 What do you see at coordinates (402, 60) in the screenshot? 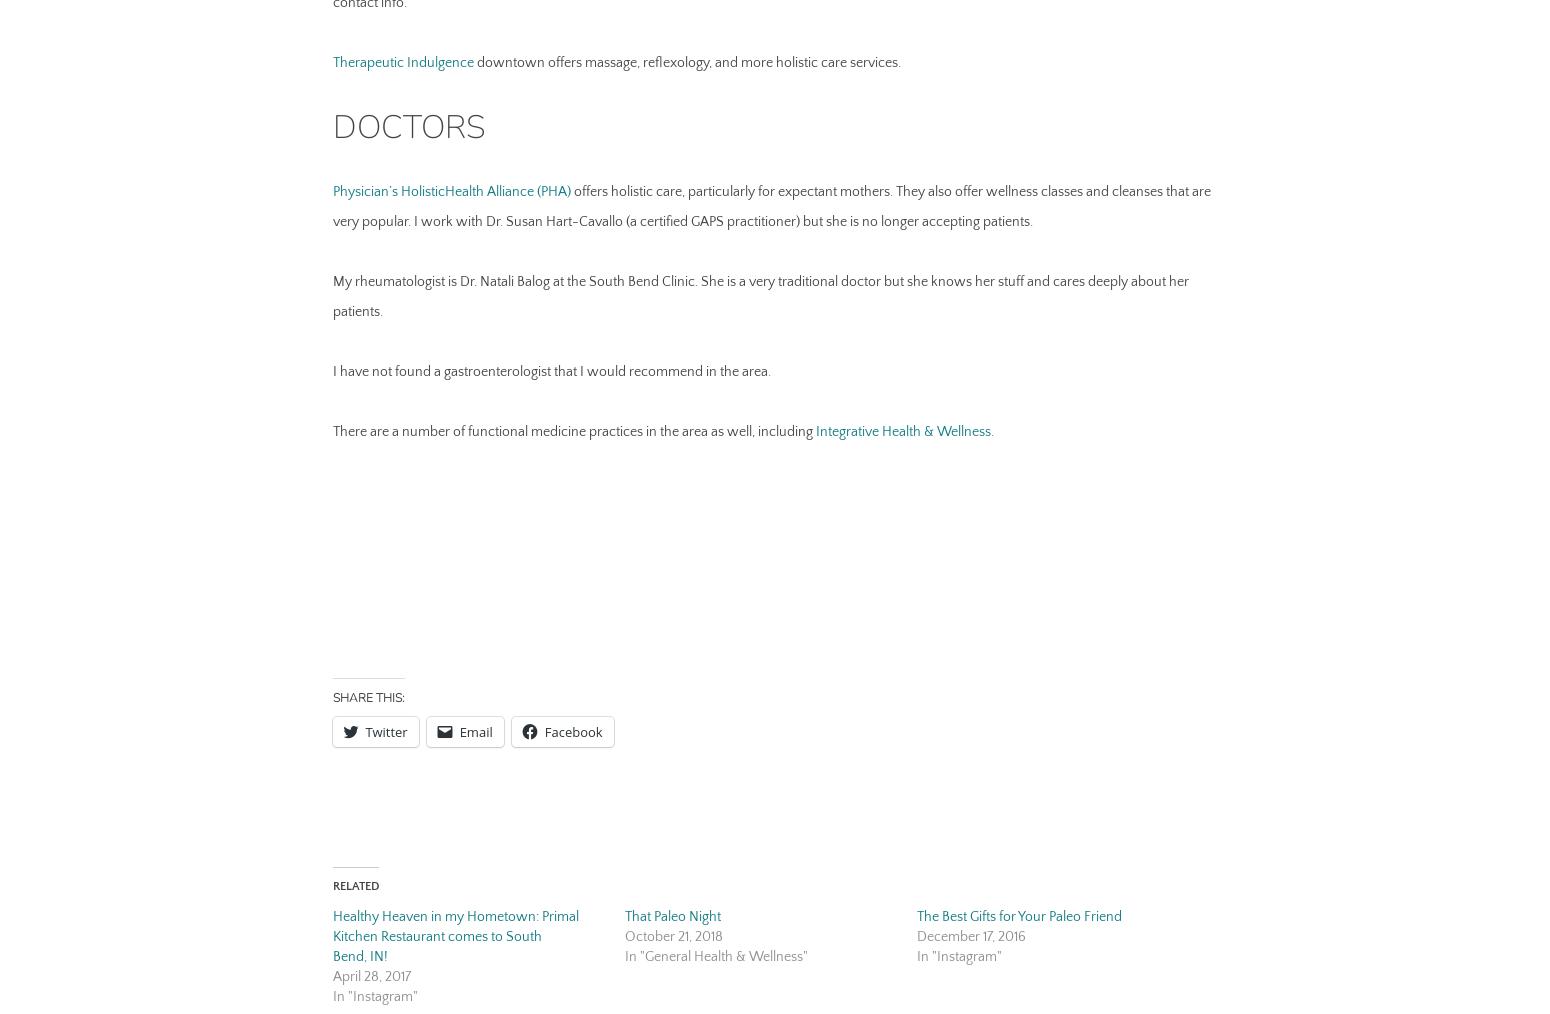
I see `'Therapeutic Indulgence'` at bounding box center [402, 60].